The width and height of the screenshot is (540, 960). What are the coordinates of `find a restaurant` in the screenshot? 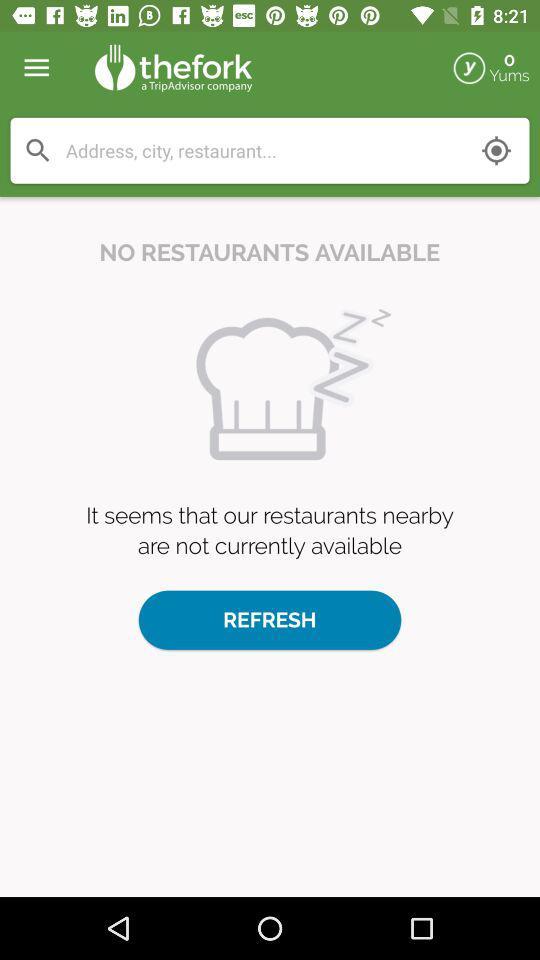 It's located at (264, 149).